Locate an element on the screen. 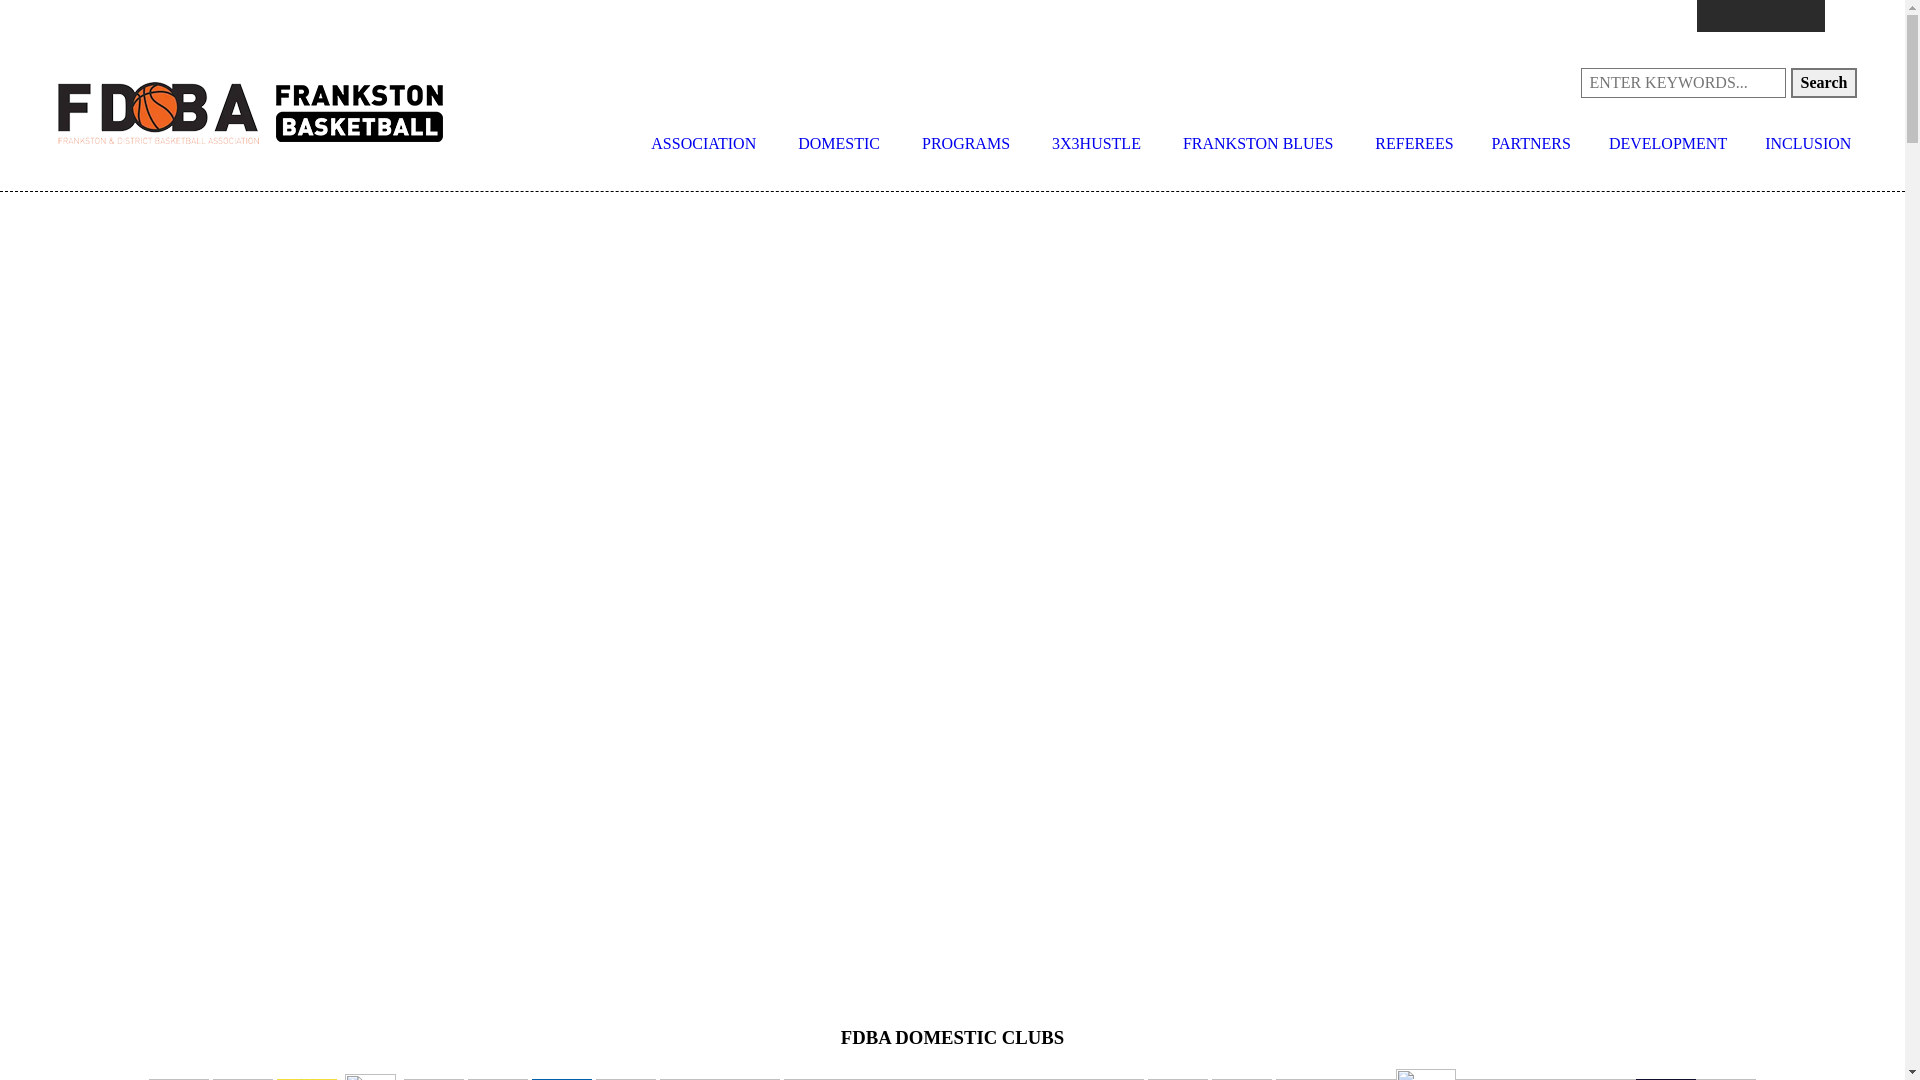  'LinkedIn' is located at coordinates (1824, 15).